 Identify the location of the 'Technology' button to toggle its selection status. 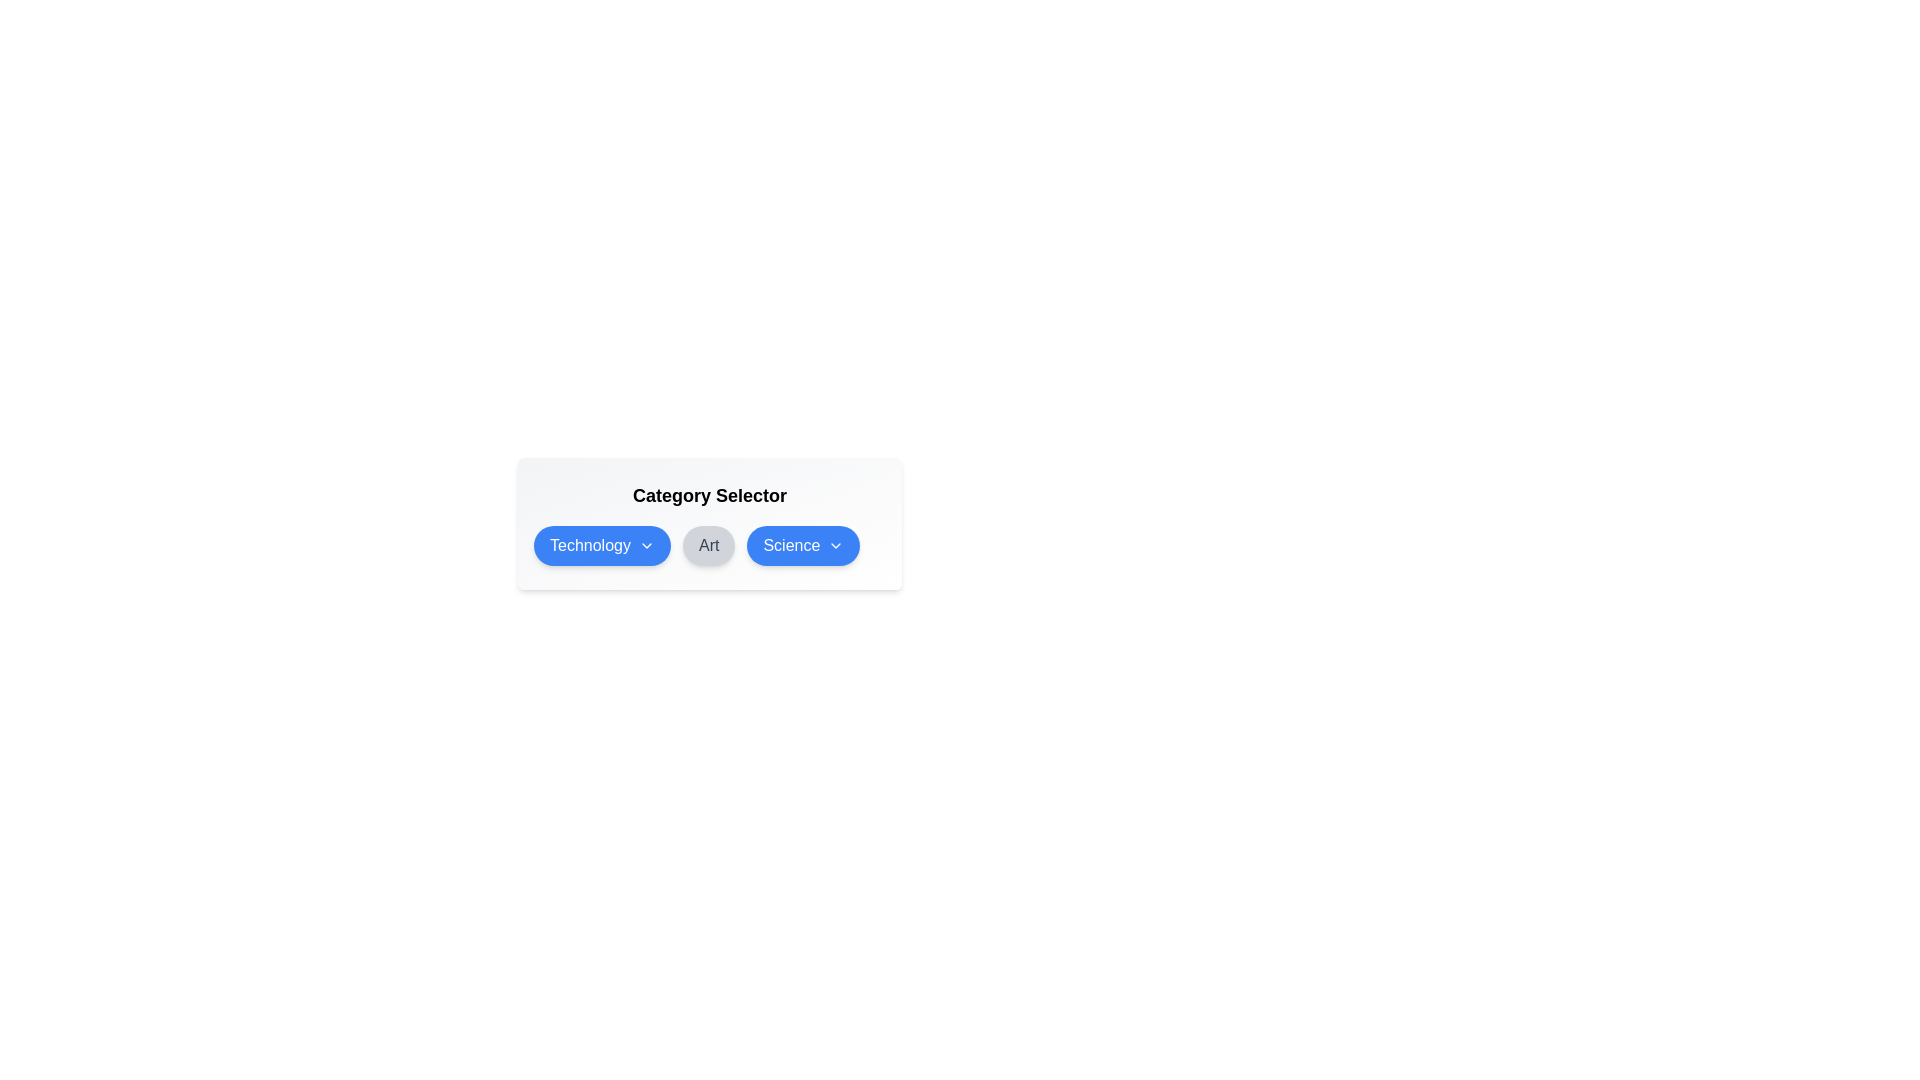
(600, 546).